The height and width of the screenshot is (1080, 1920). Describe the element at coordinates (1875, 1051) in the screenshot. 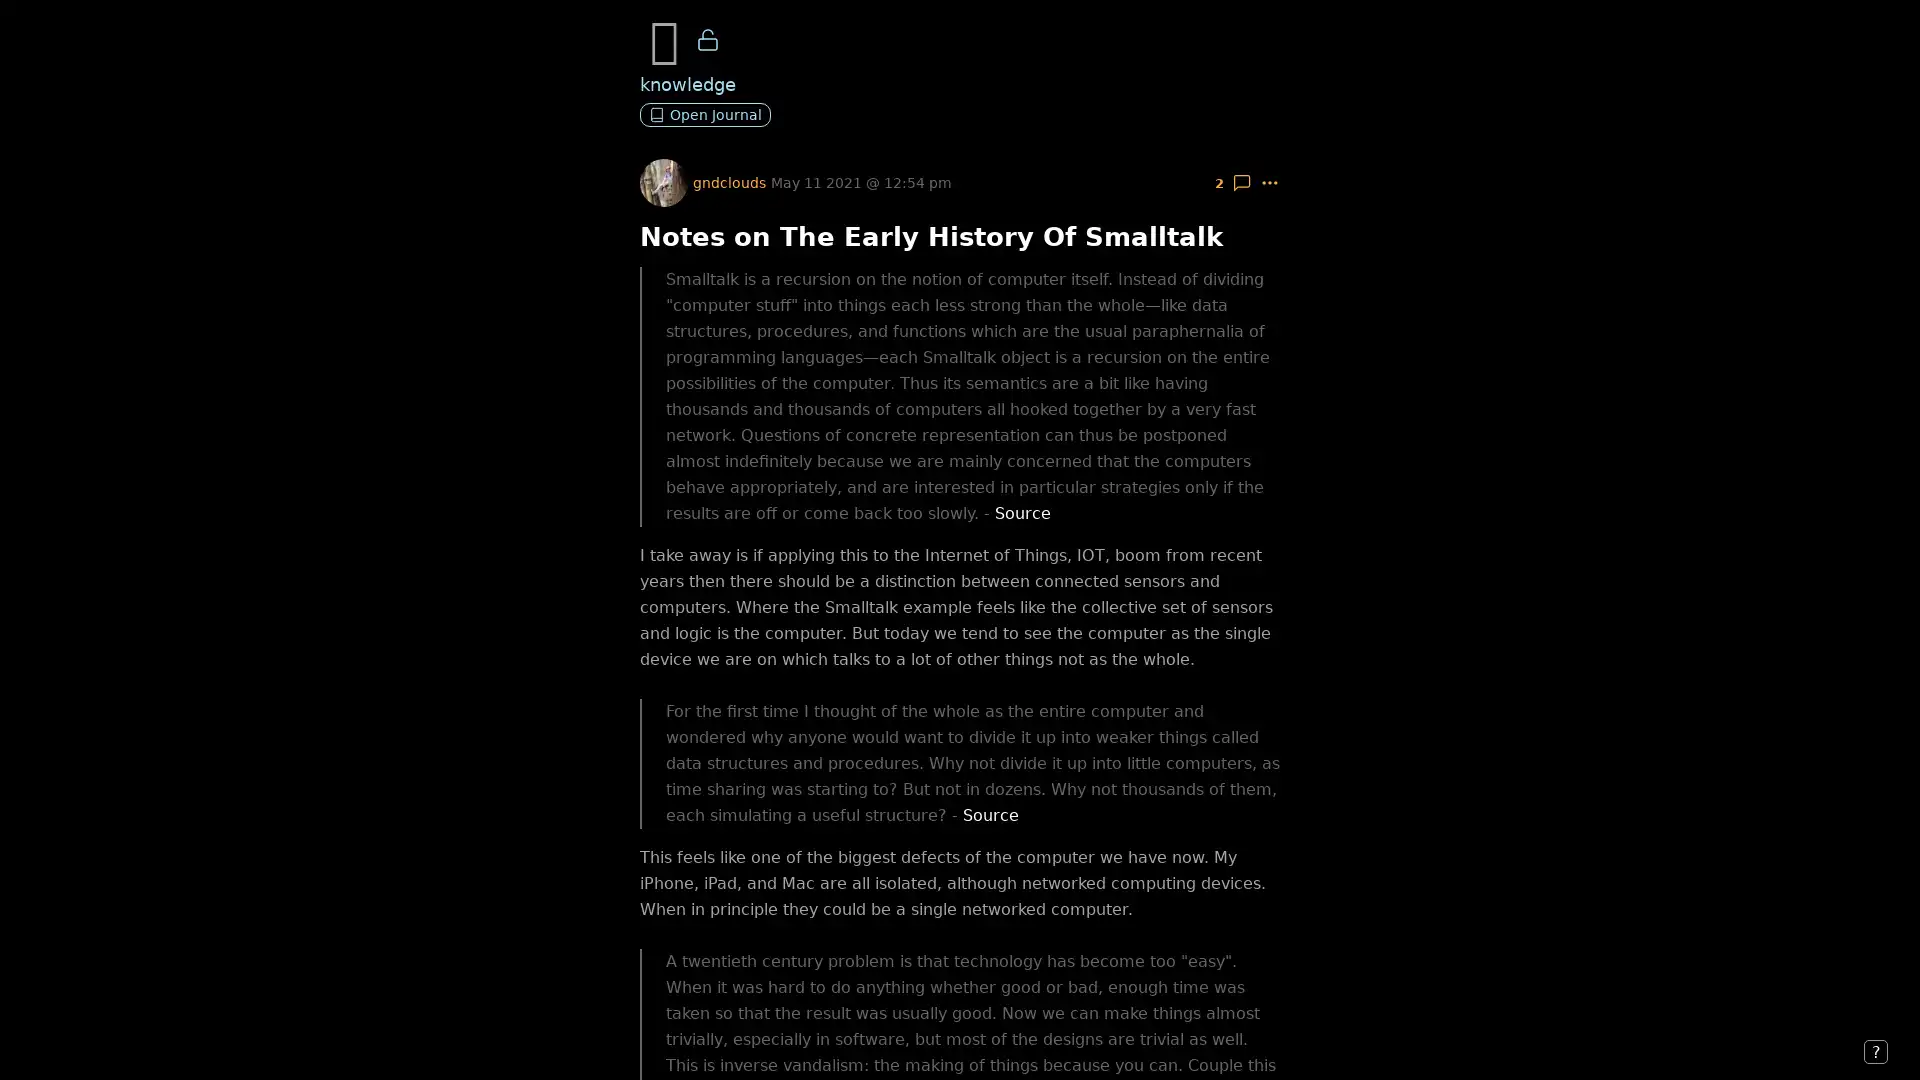

I see `?` at that location.